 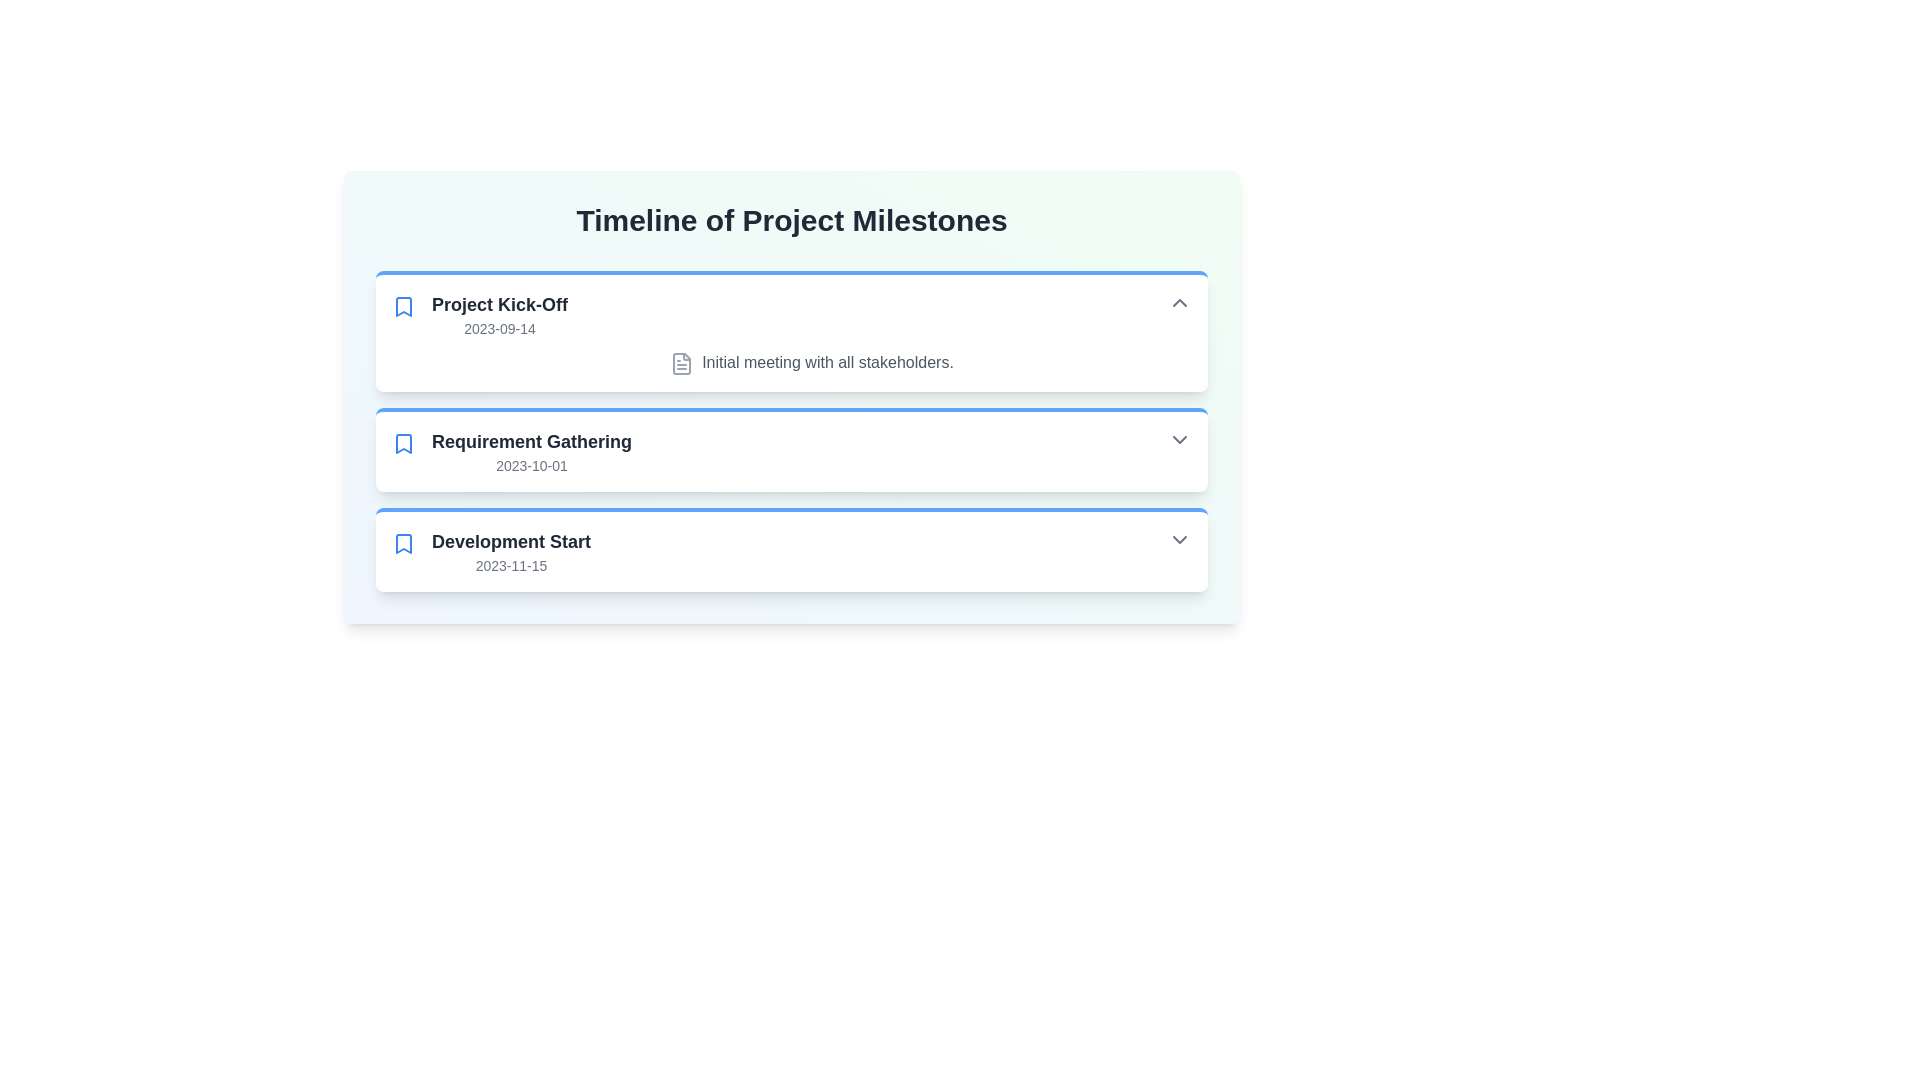 What do you see at coordinates (511, 551) in the screenshot?
I see `the third milestone label that displays the title and date, located between 'Requirement Gathering (2023-10-01)' and the next milestone in the timeline` at bounding box center [511, 551].